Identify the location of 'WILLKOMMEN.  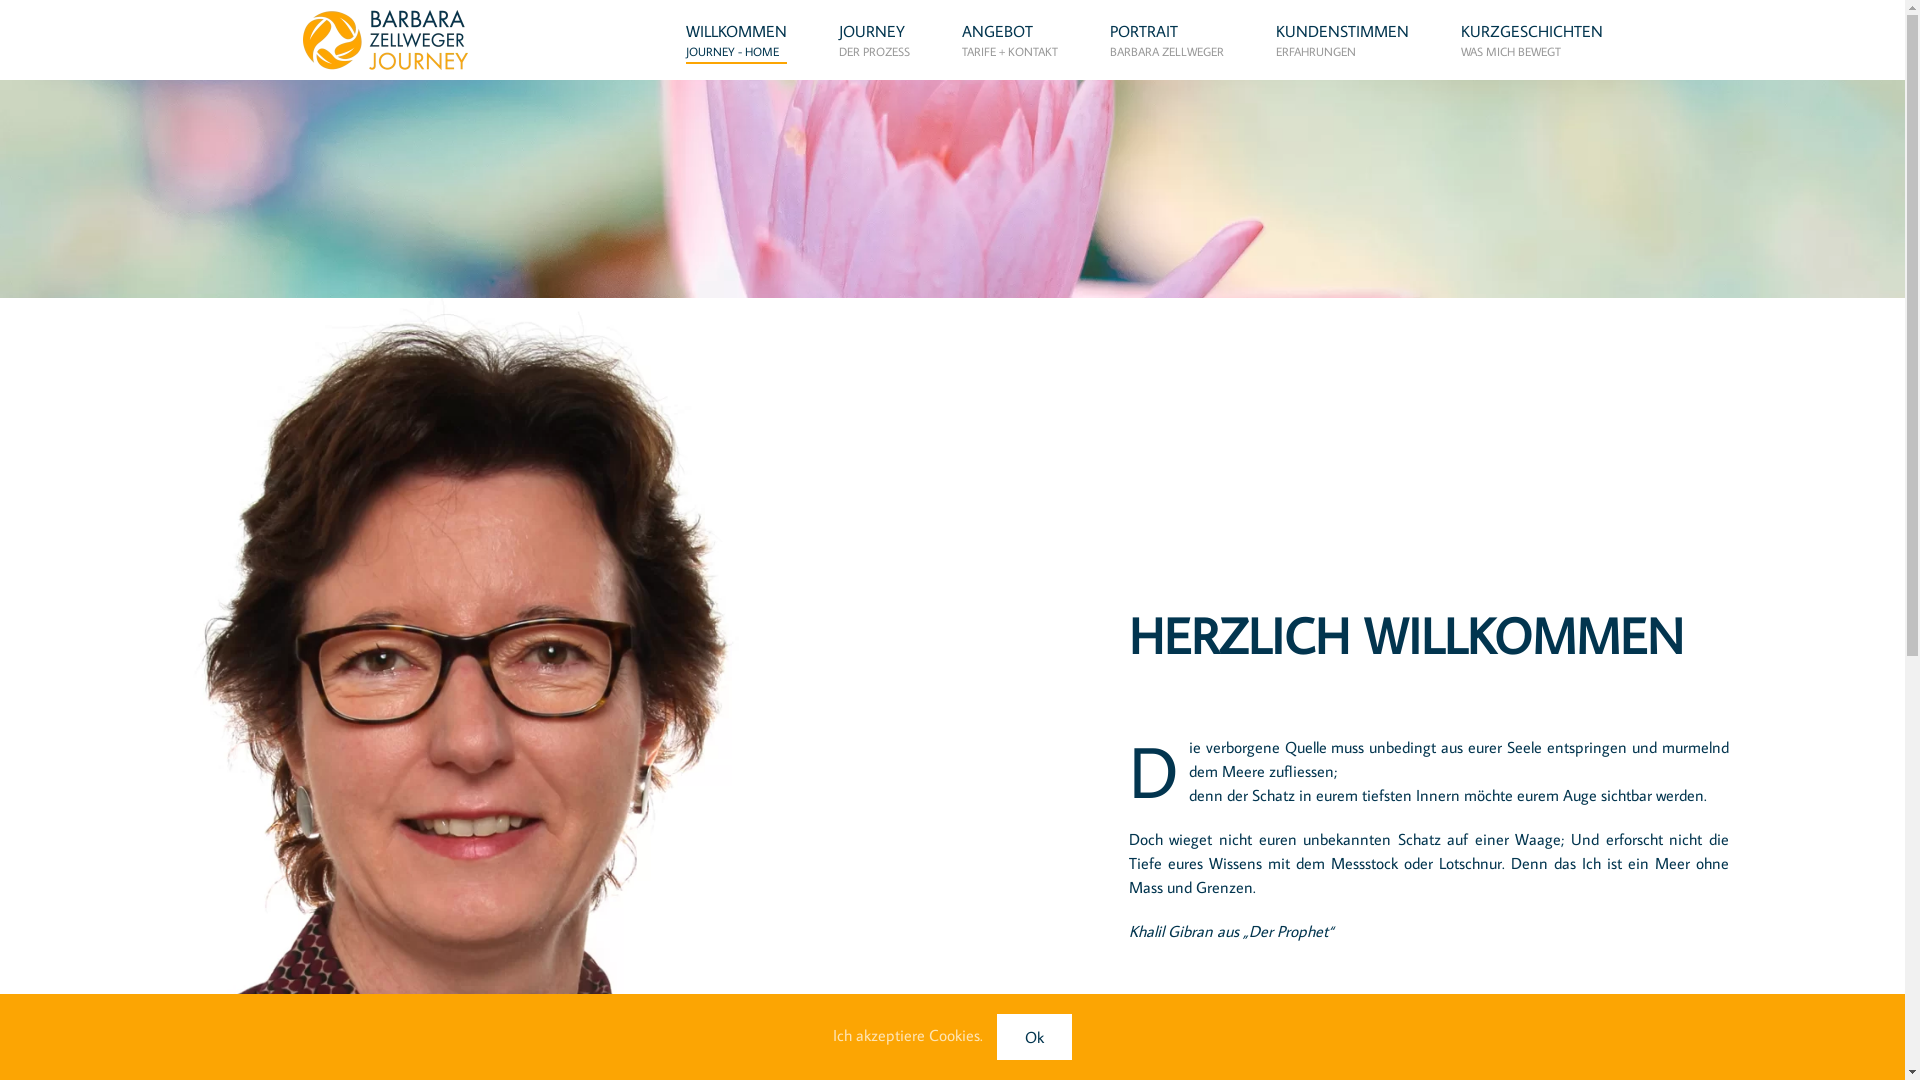
(735, 39).